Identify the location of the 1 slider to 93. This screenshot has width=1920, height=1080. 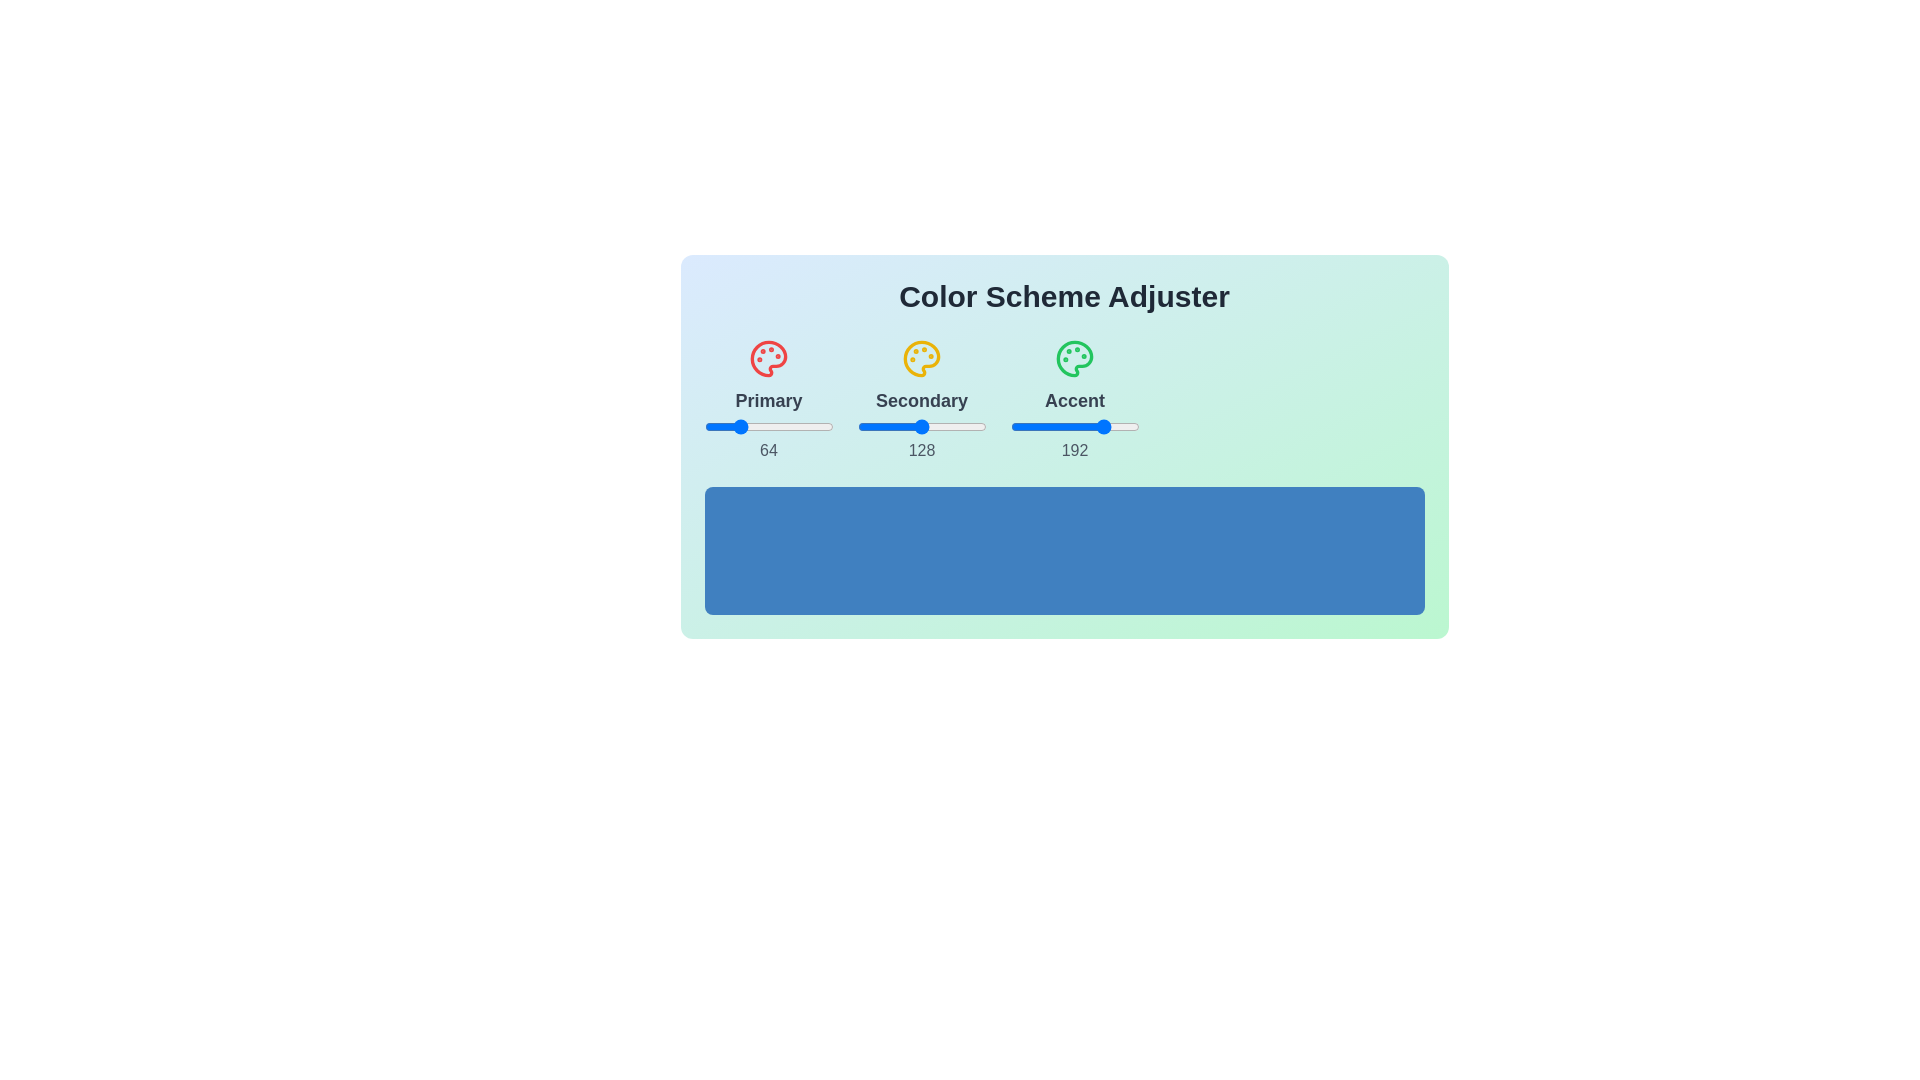
(969, 426).